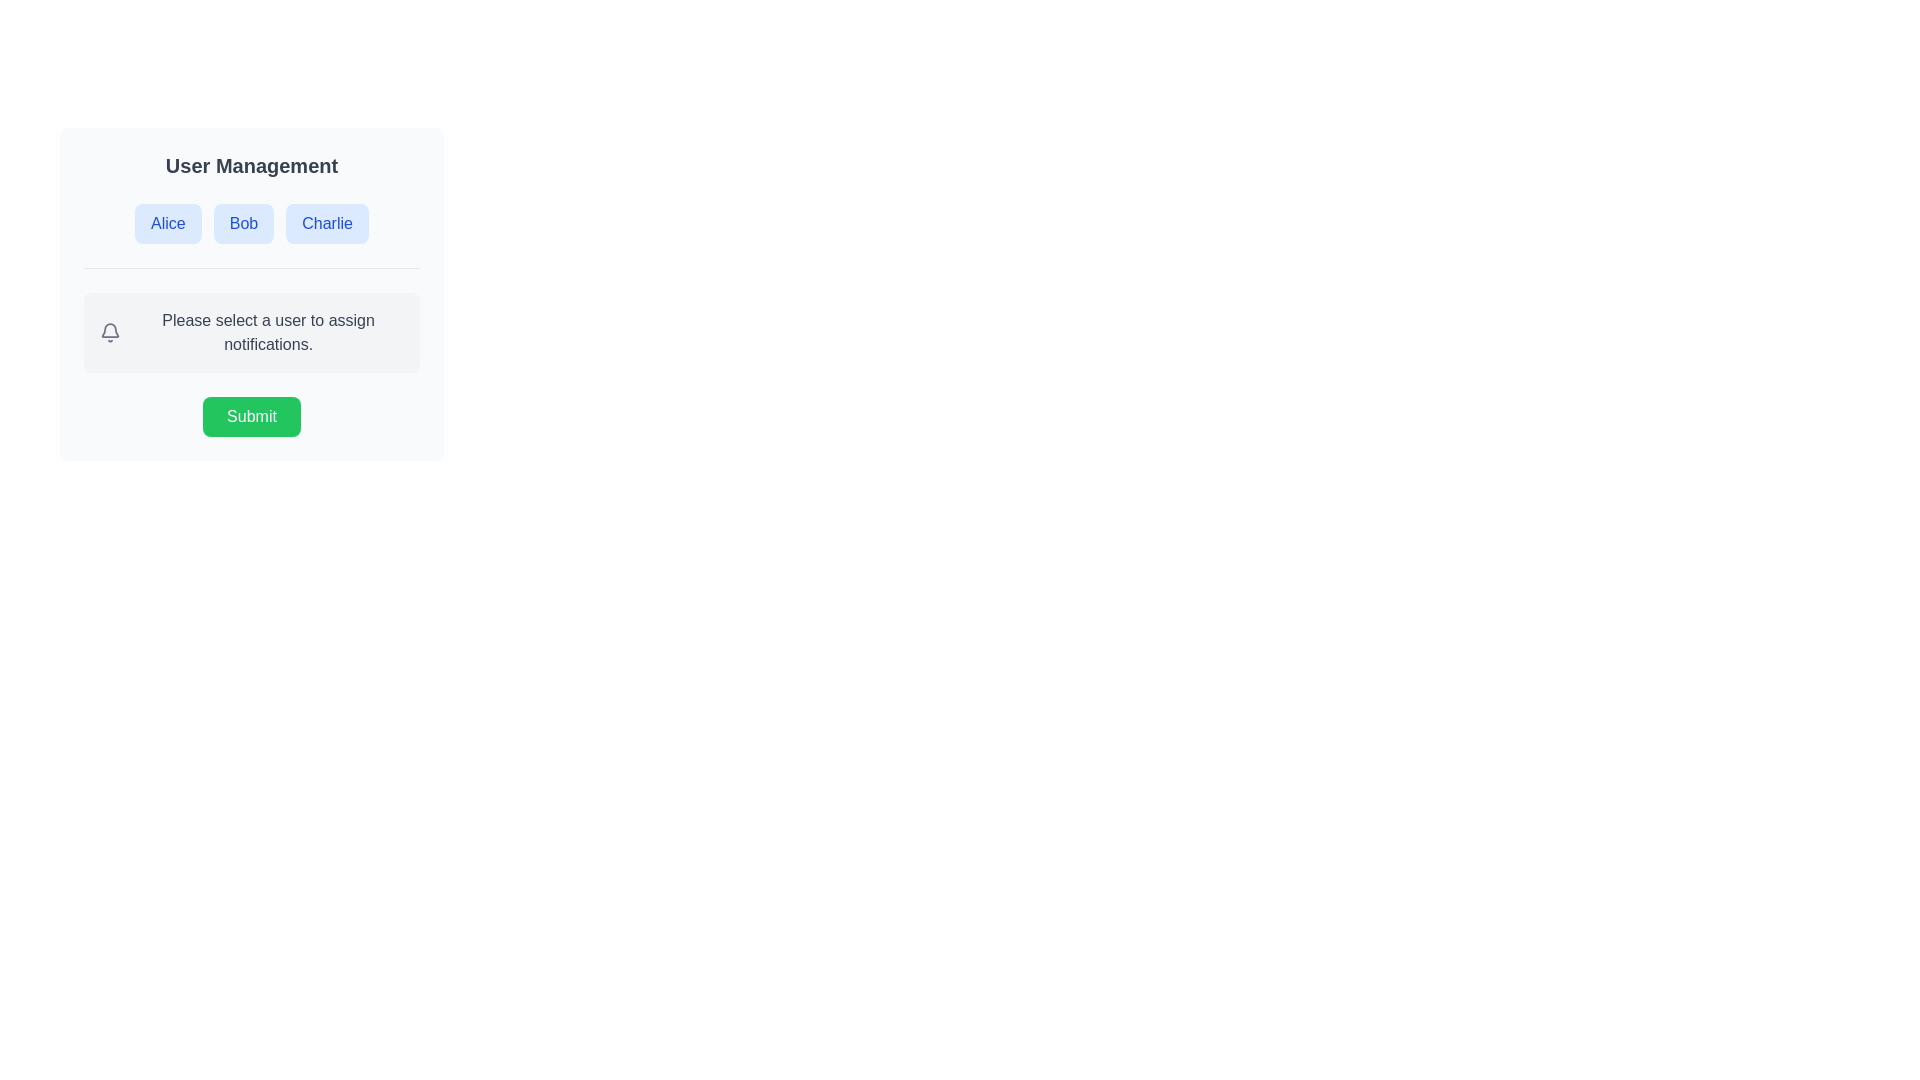 This screenshot has width=1920, height=1080. What do you see at coordinates (250, 415) in the screenshot?
I see `the submit button located at the bottom of the 'User Management' interface` at bounding box center [250, 415].